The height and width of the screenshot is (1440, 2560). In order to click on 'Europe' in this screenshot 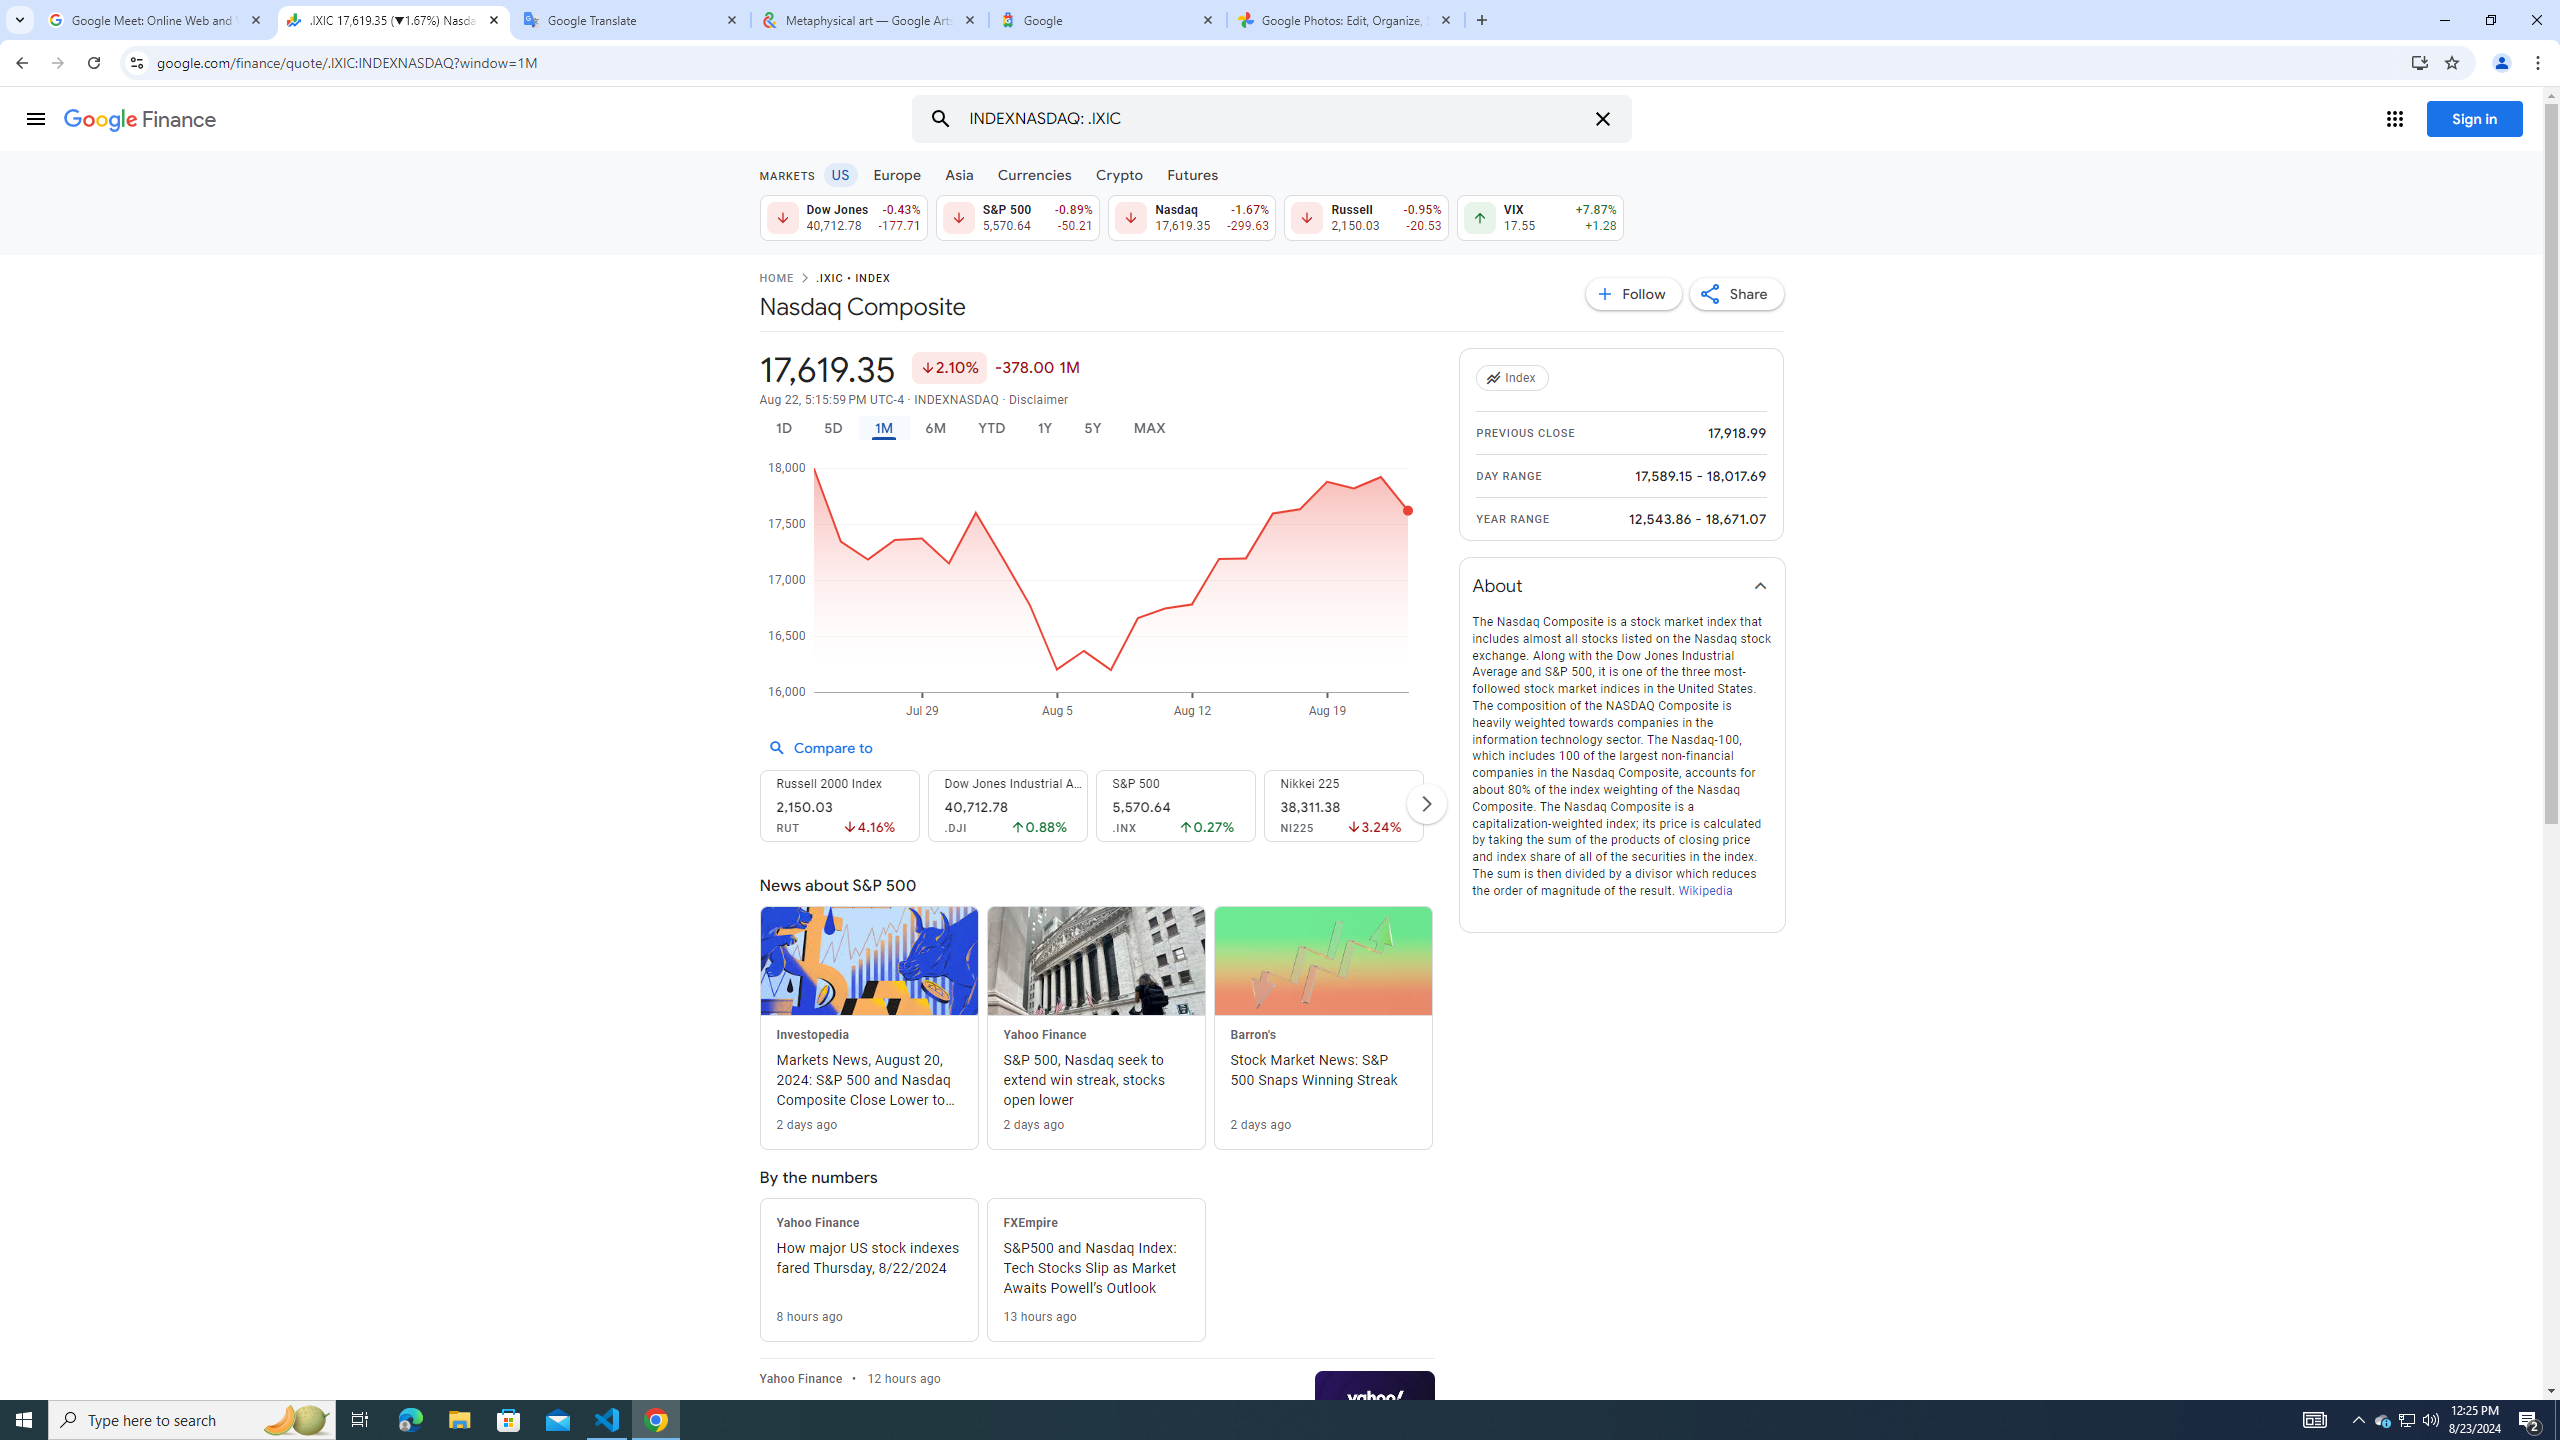, I will do `click(896, 173)`.